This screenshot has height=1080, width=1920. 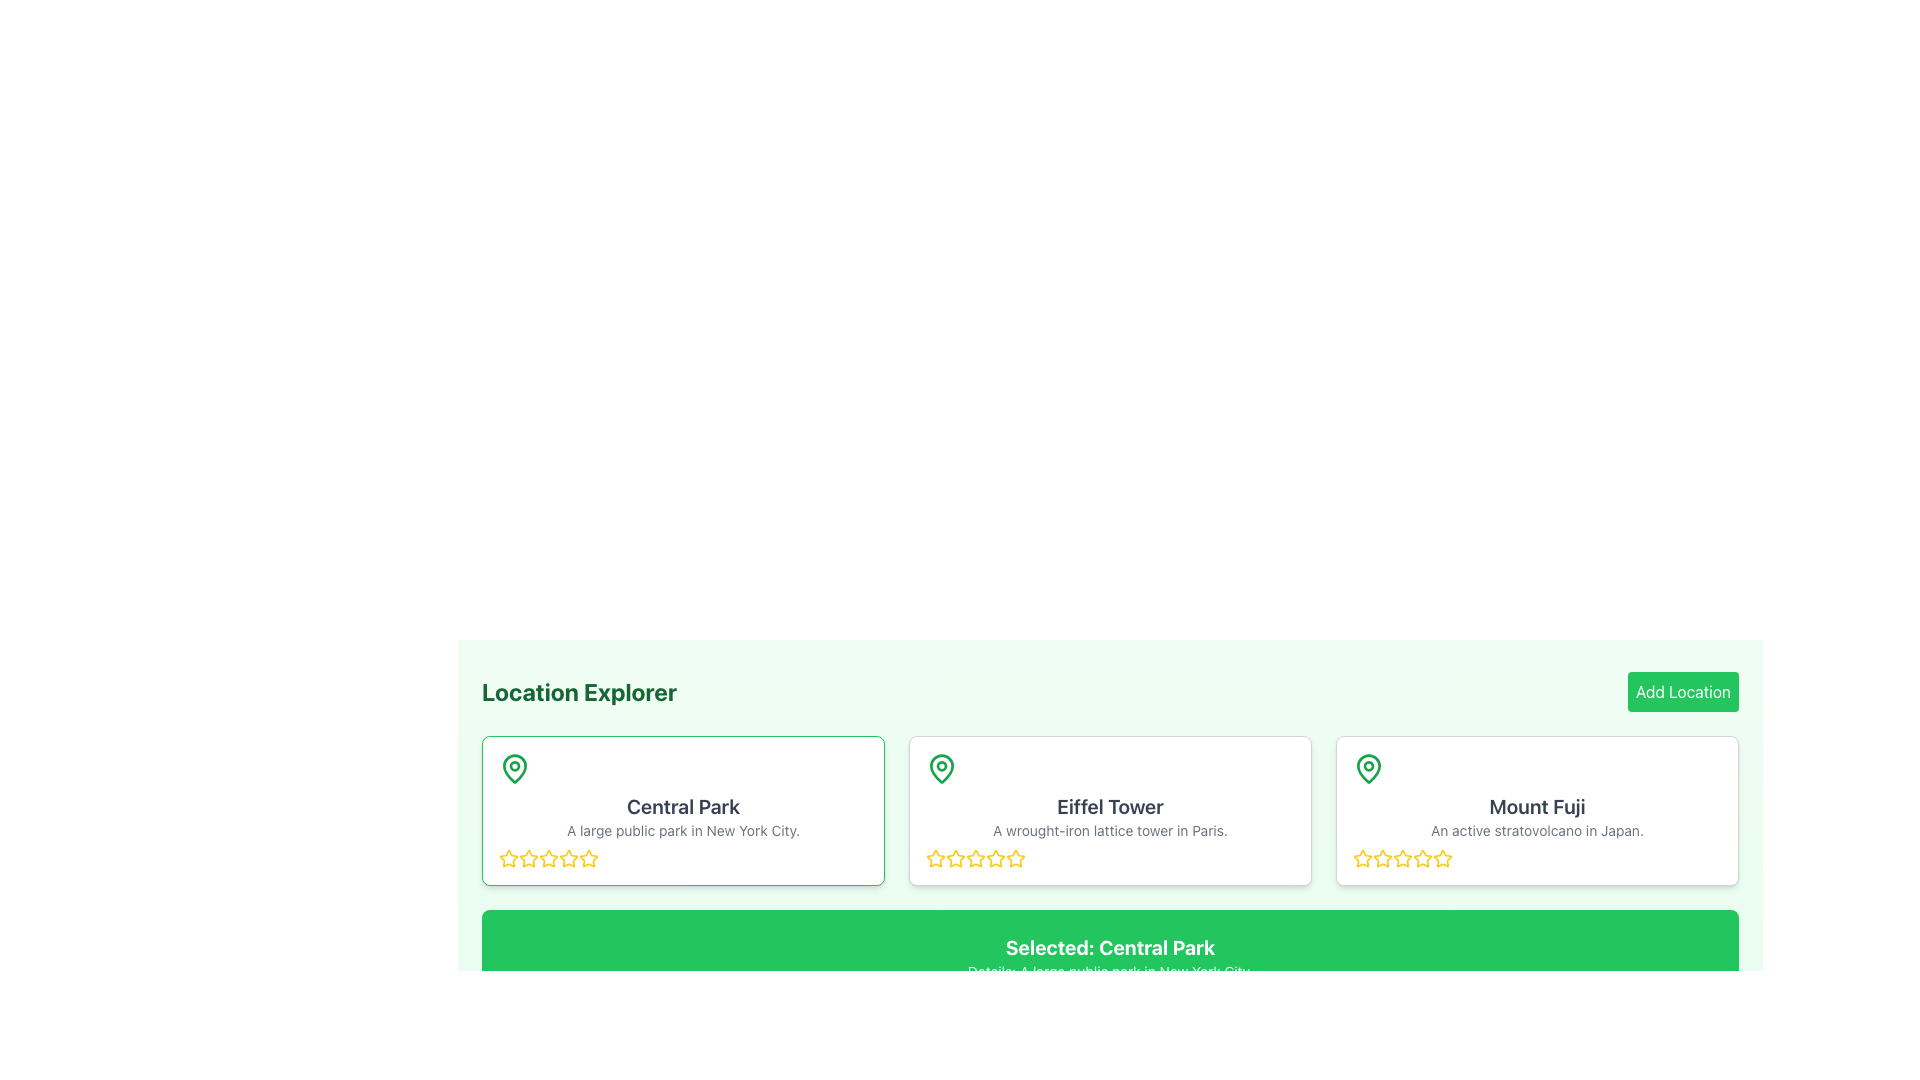 What do you see at coordinates (1016, 857) in the screenshot?
I see `the fourth star icon in the rating system for the 'Eiffel Tower' card` at bounding box center [1016, 857].